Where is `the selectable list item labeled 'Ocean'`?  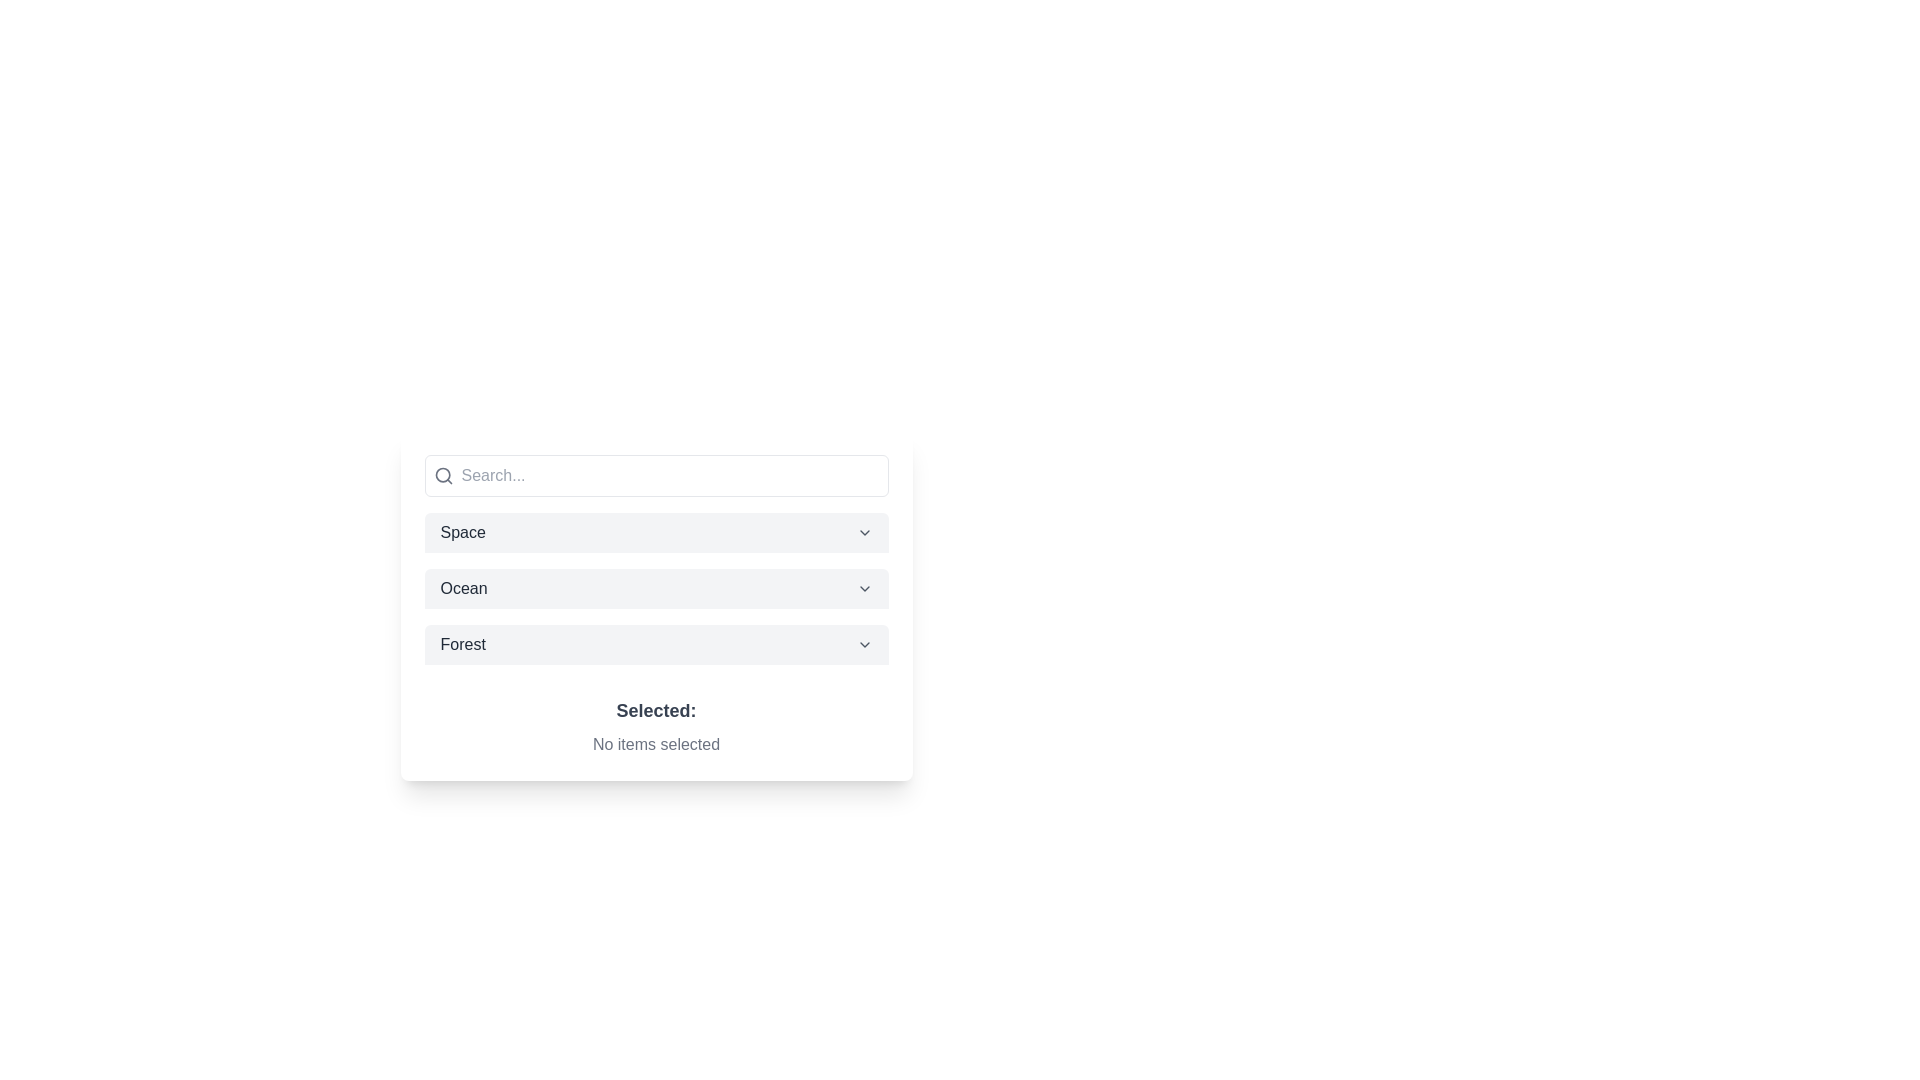
the selectable list item labeled 'Ocean' is located at coordinates (656, 588).